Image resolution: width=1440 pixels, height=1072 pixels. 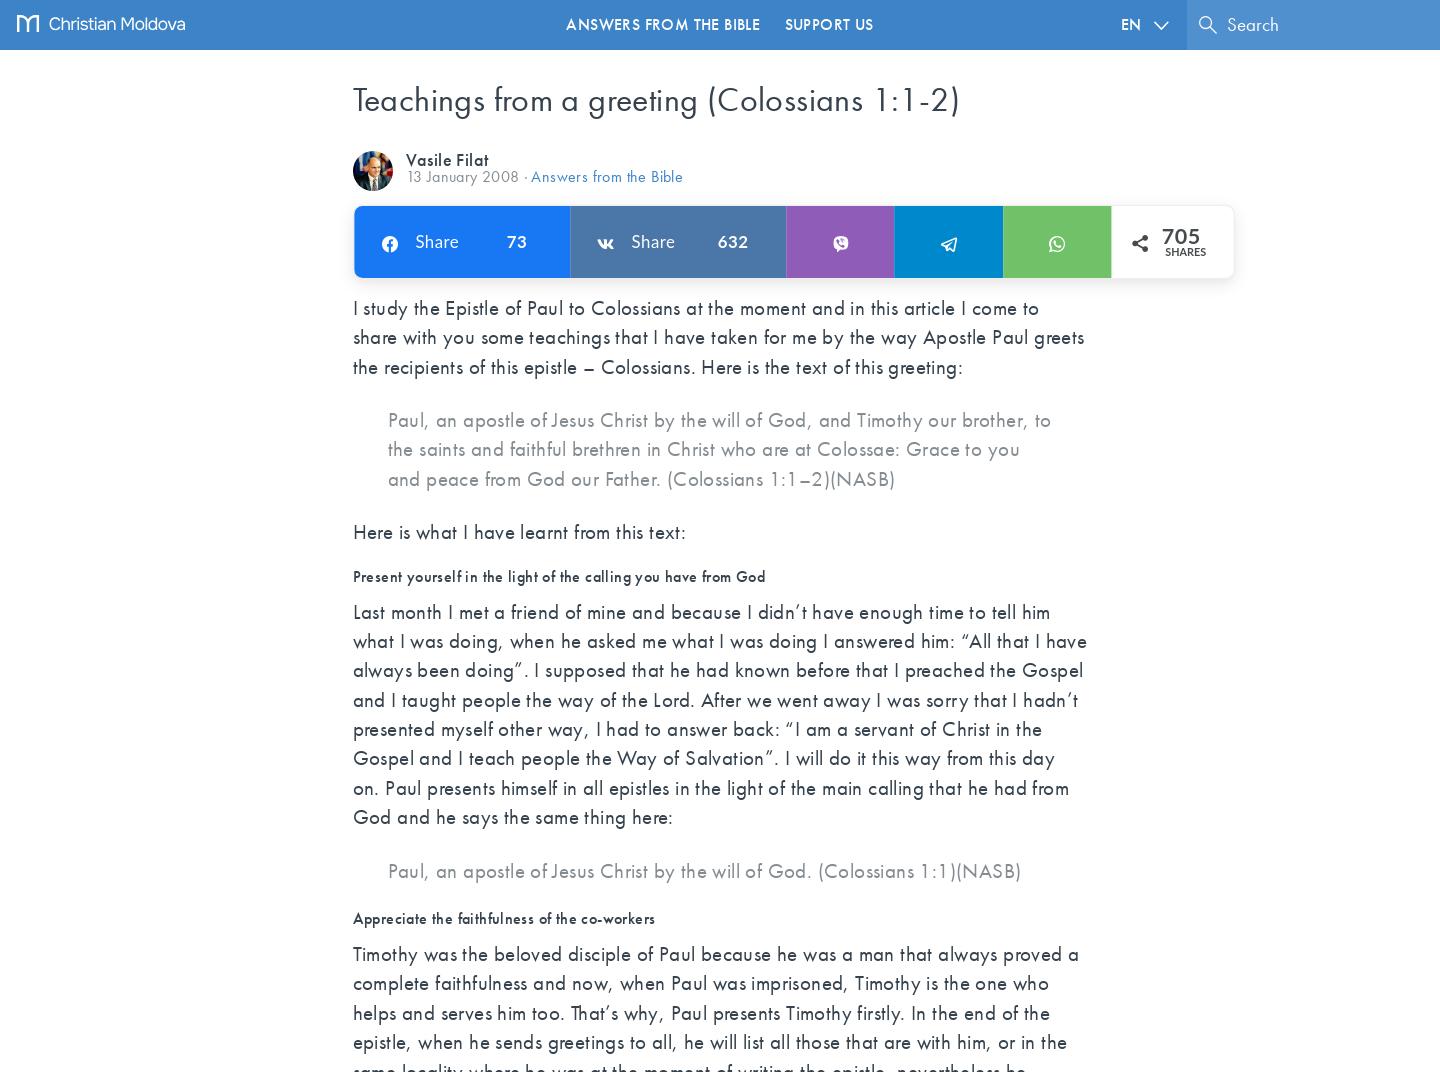 I want to click on 'Here is what I have learnt from this text:', so click(x=517, y=531).